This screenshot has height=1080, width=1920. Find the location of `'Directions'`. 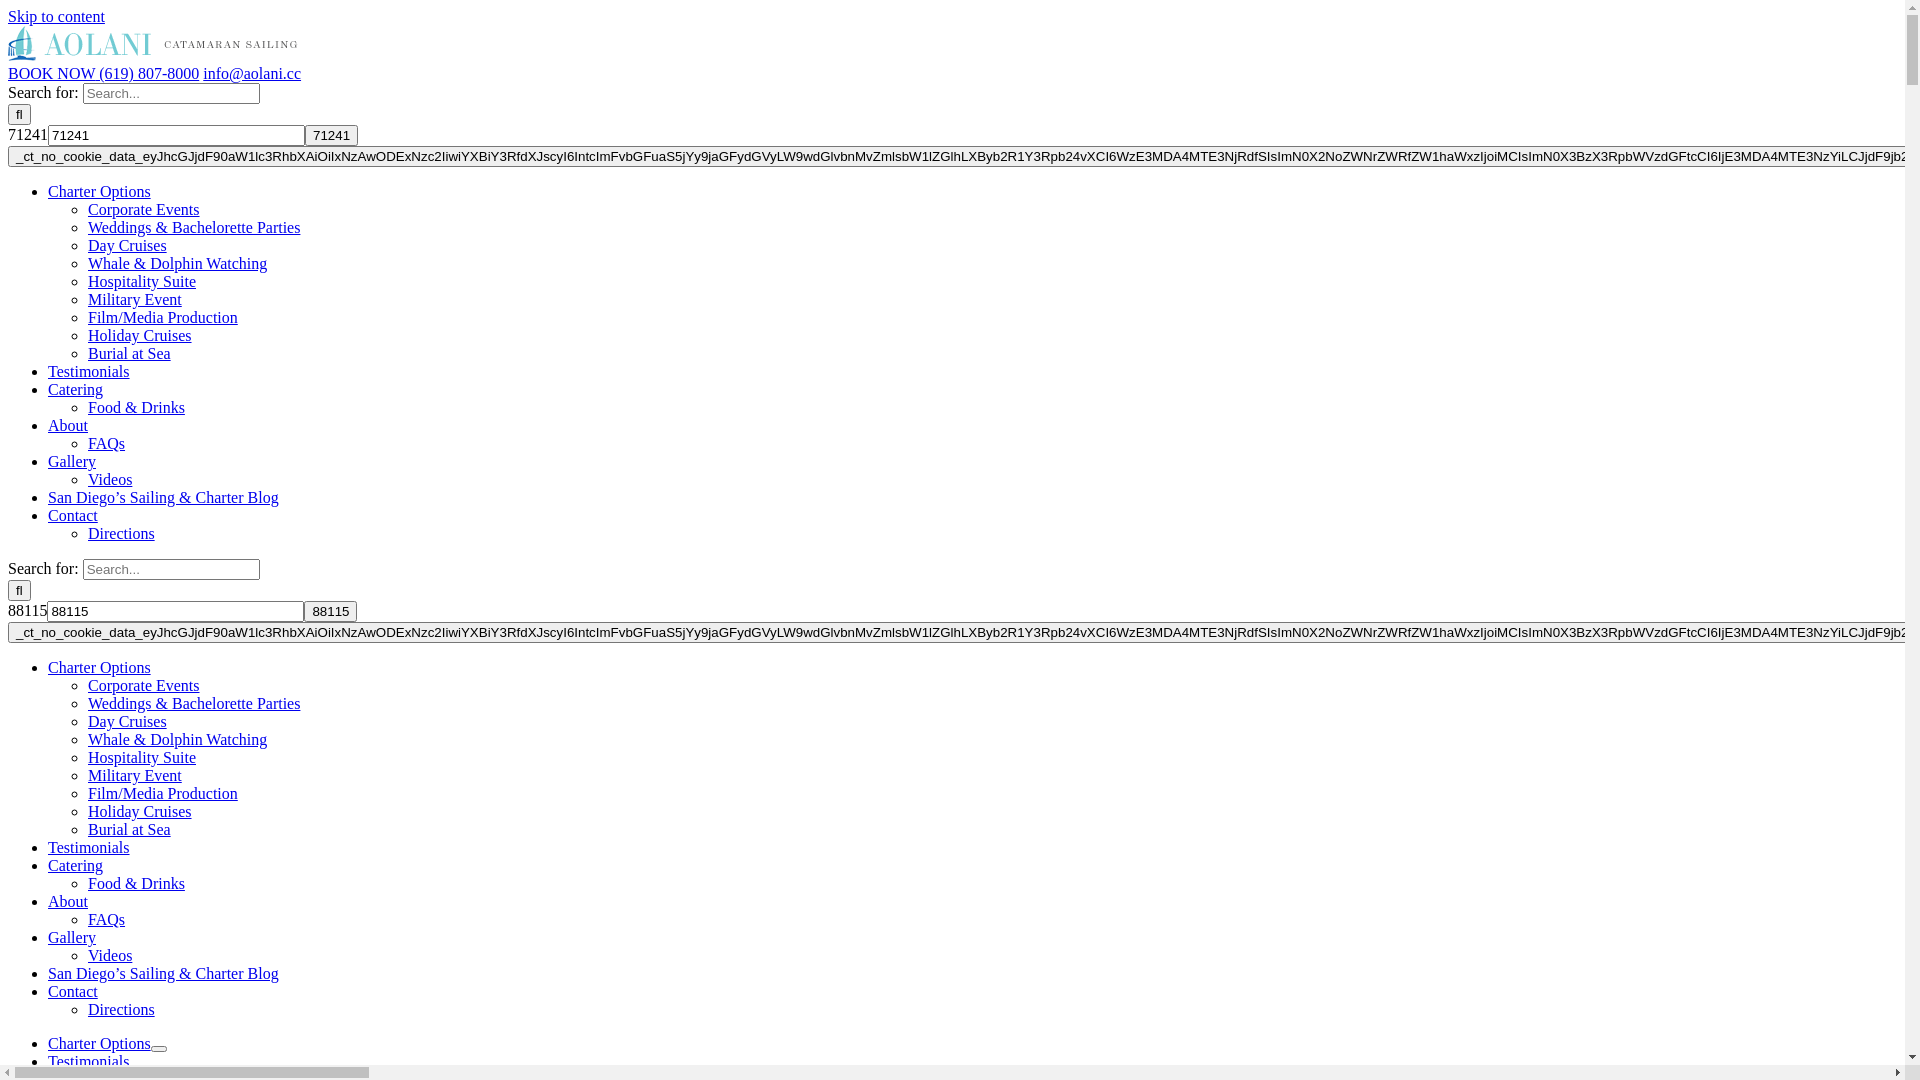

'Directions' is located at coordinates (120, 1009).